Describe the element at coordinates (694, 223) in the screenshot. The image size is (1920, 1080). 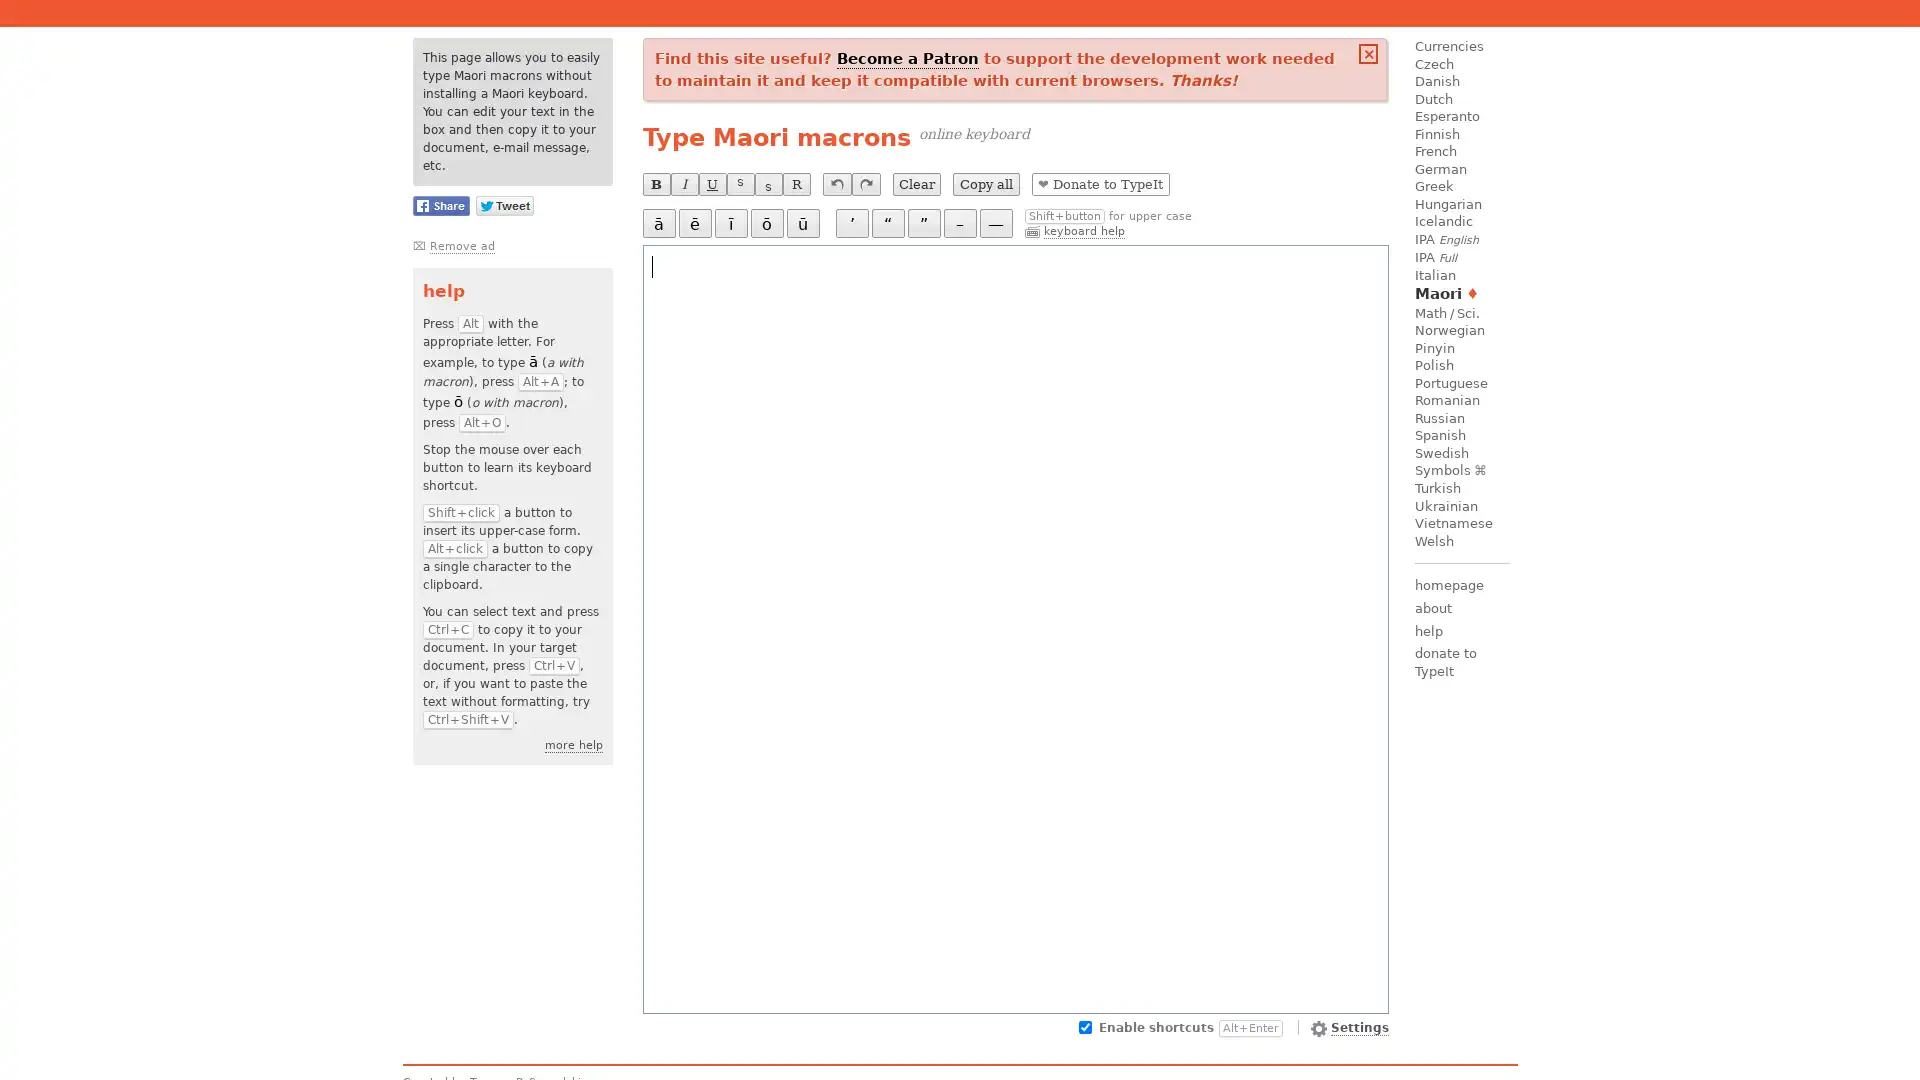
I see `e` at that location.